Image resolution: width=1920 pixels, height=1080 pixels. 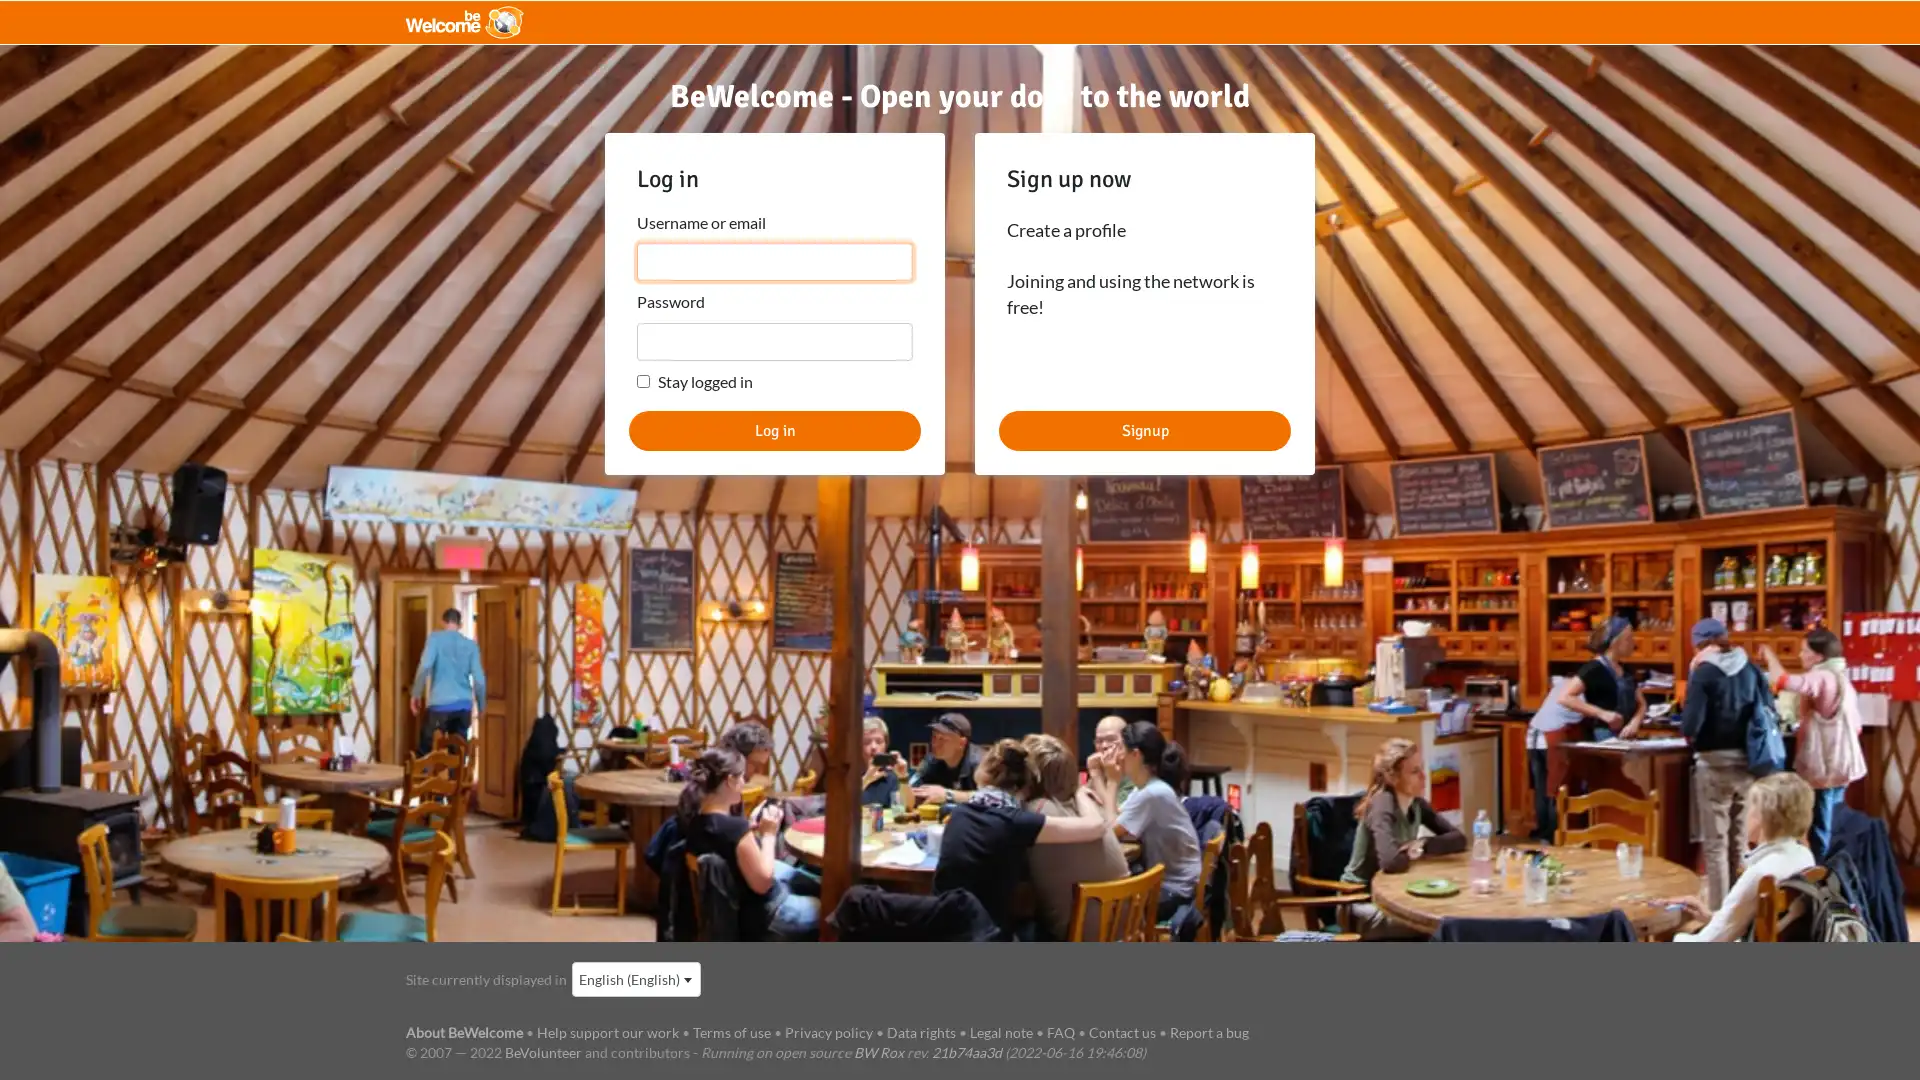 I want to click on Signup, so click(x=1145, y=428).